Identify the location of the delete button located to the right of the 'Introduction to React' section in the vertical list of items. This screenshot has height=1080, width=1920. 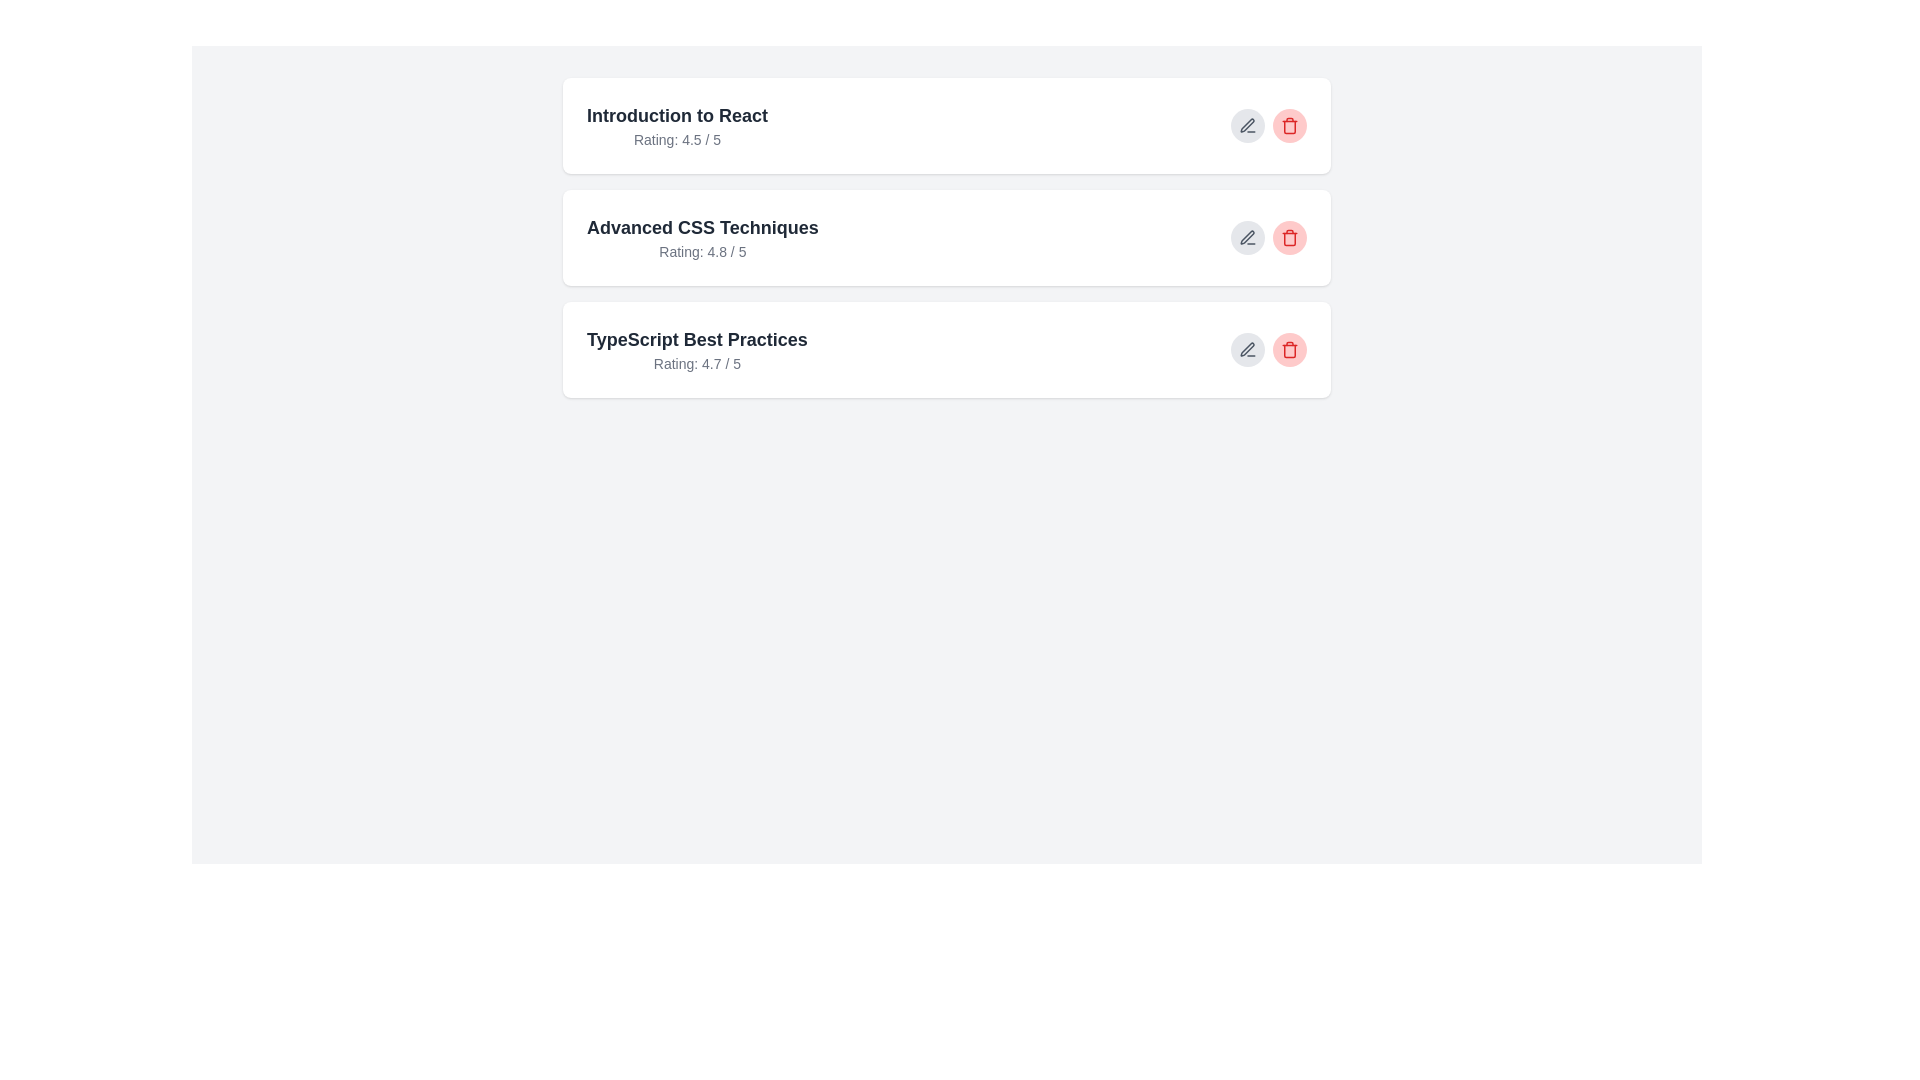
(1290, 126).